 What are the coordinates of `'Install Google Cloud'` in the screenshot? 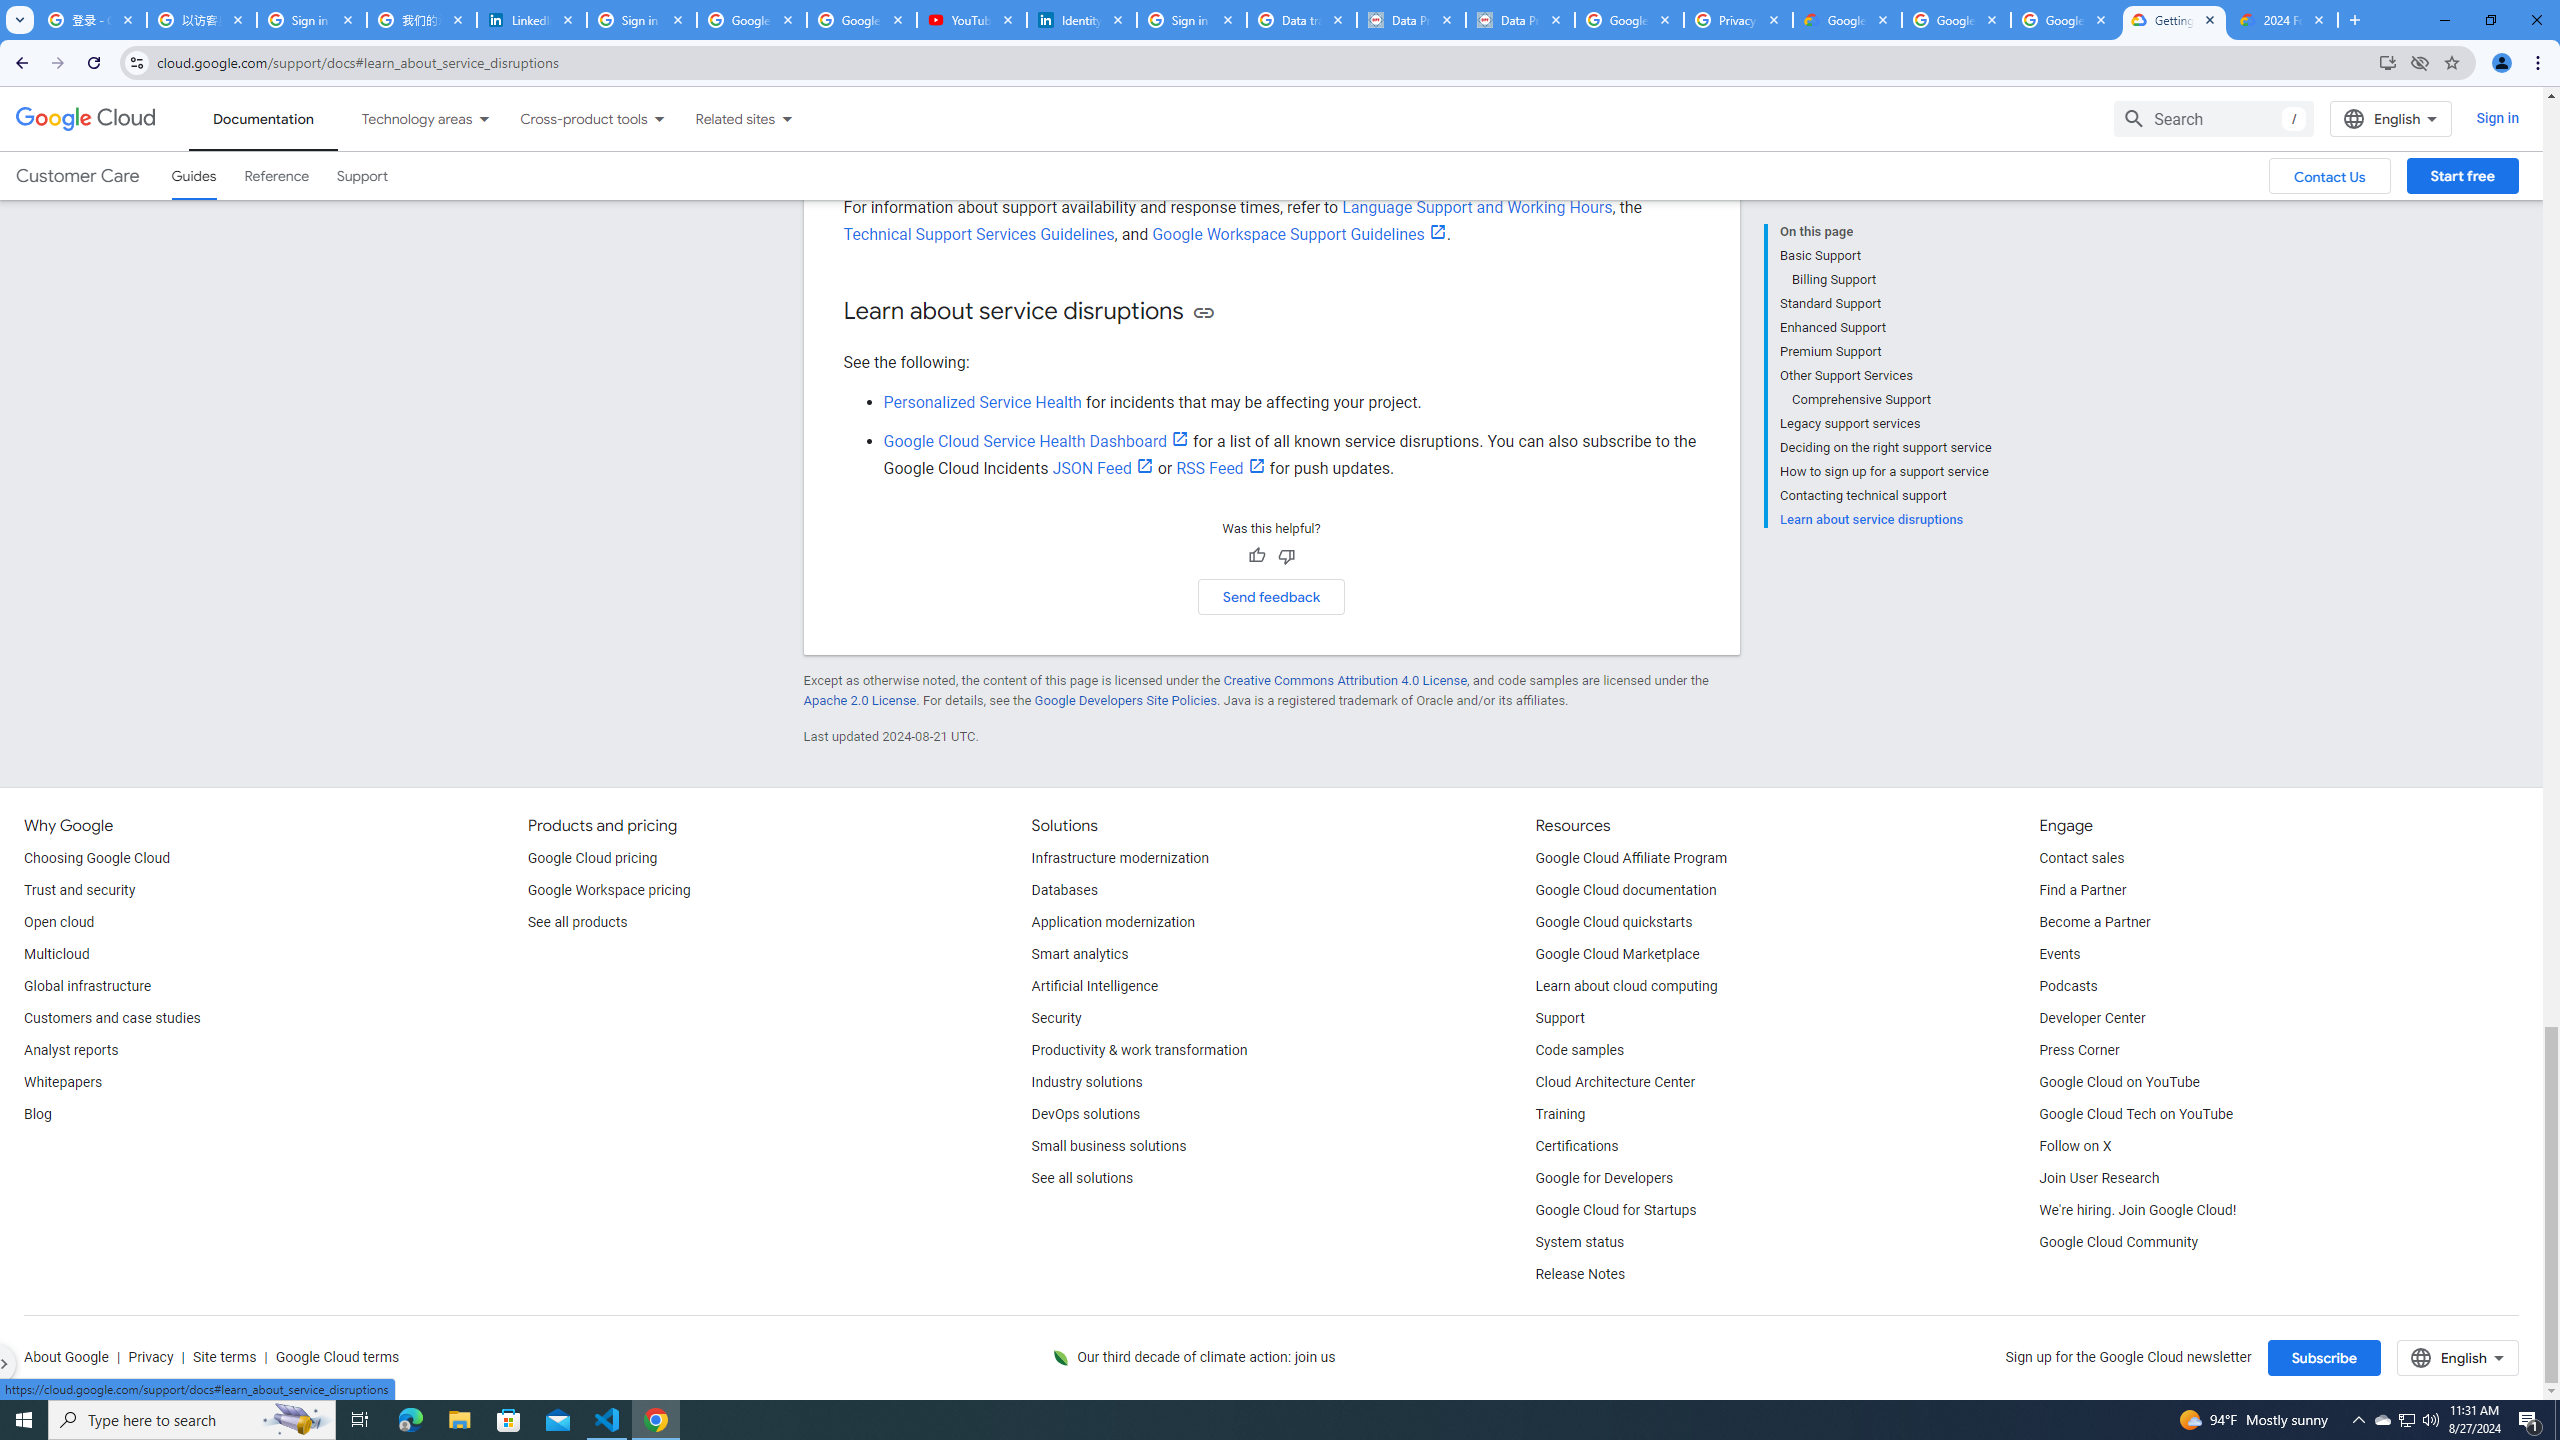 It's located at (2388, 61).